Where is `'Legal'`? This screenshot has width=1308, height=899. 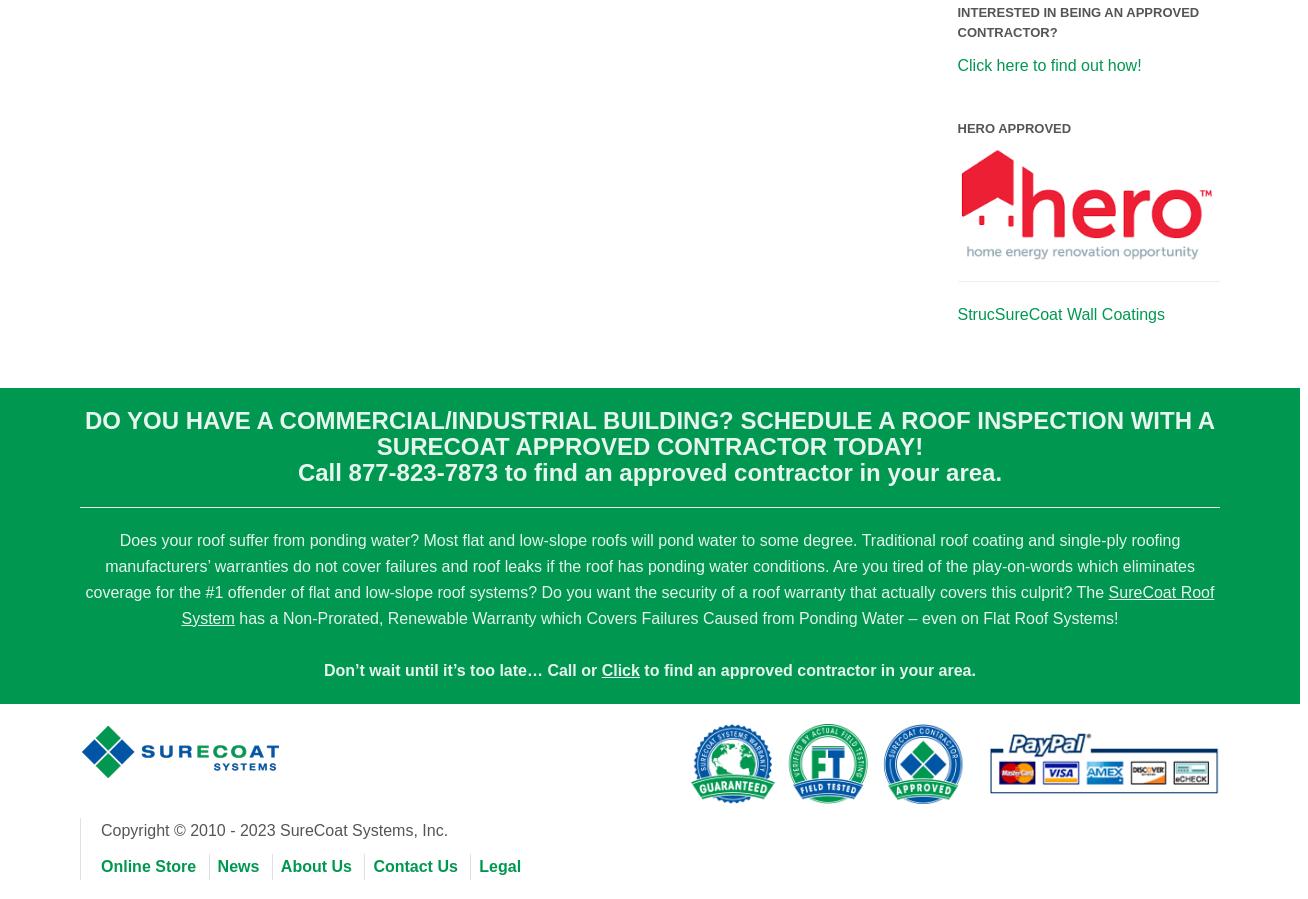 'Legal' is located at coordinates (500, 865).